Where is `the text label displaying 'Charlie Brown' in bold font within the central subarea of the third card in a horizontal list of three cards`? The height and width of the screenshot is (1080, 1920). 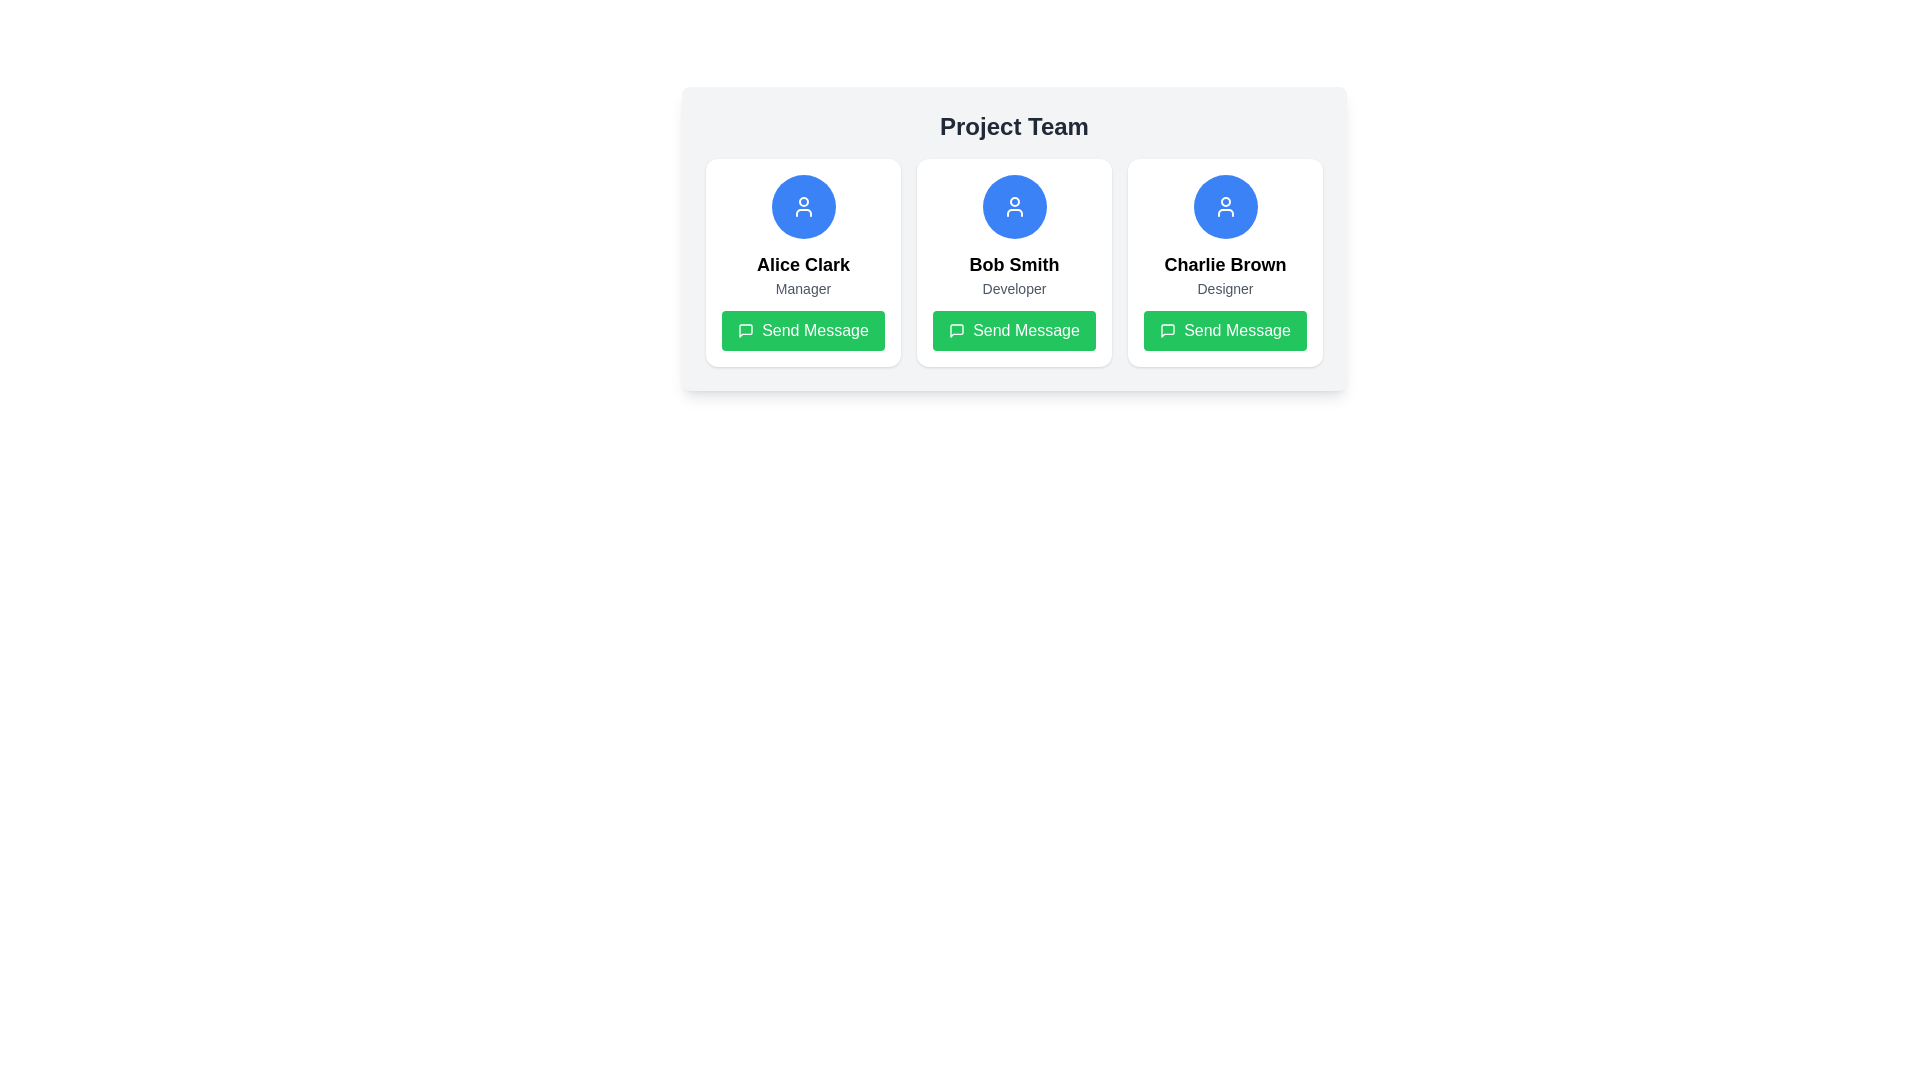 the text label displaying 'Charlie Brown' in bold font within the central subarea of the third card in a horizontal list of three cards is located at coordinates (1224, 264).